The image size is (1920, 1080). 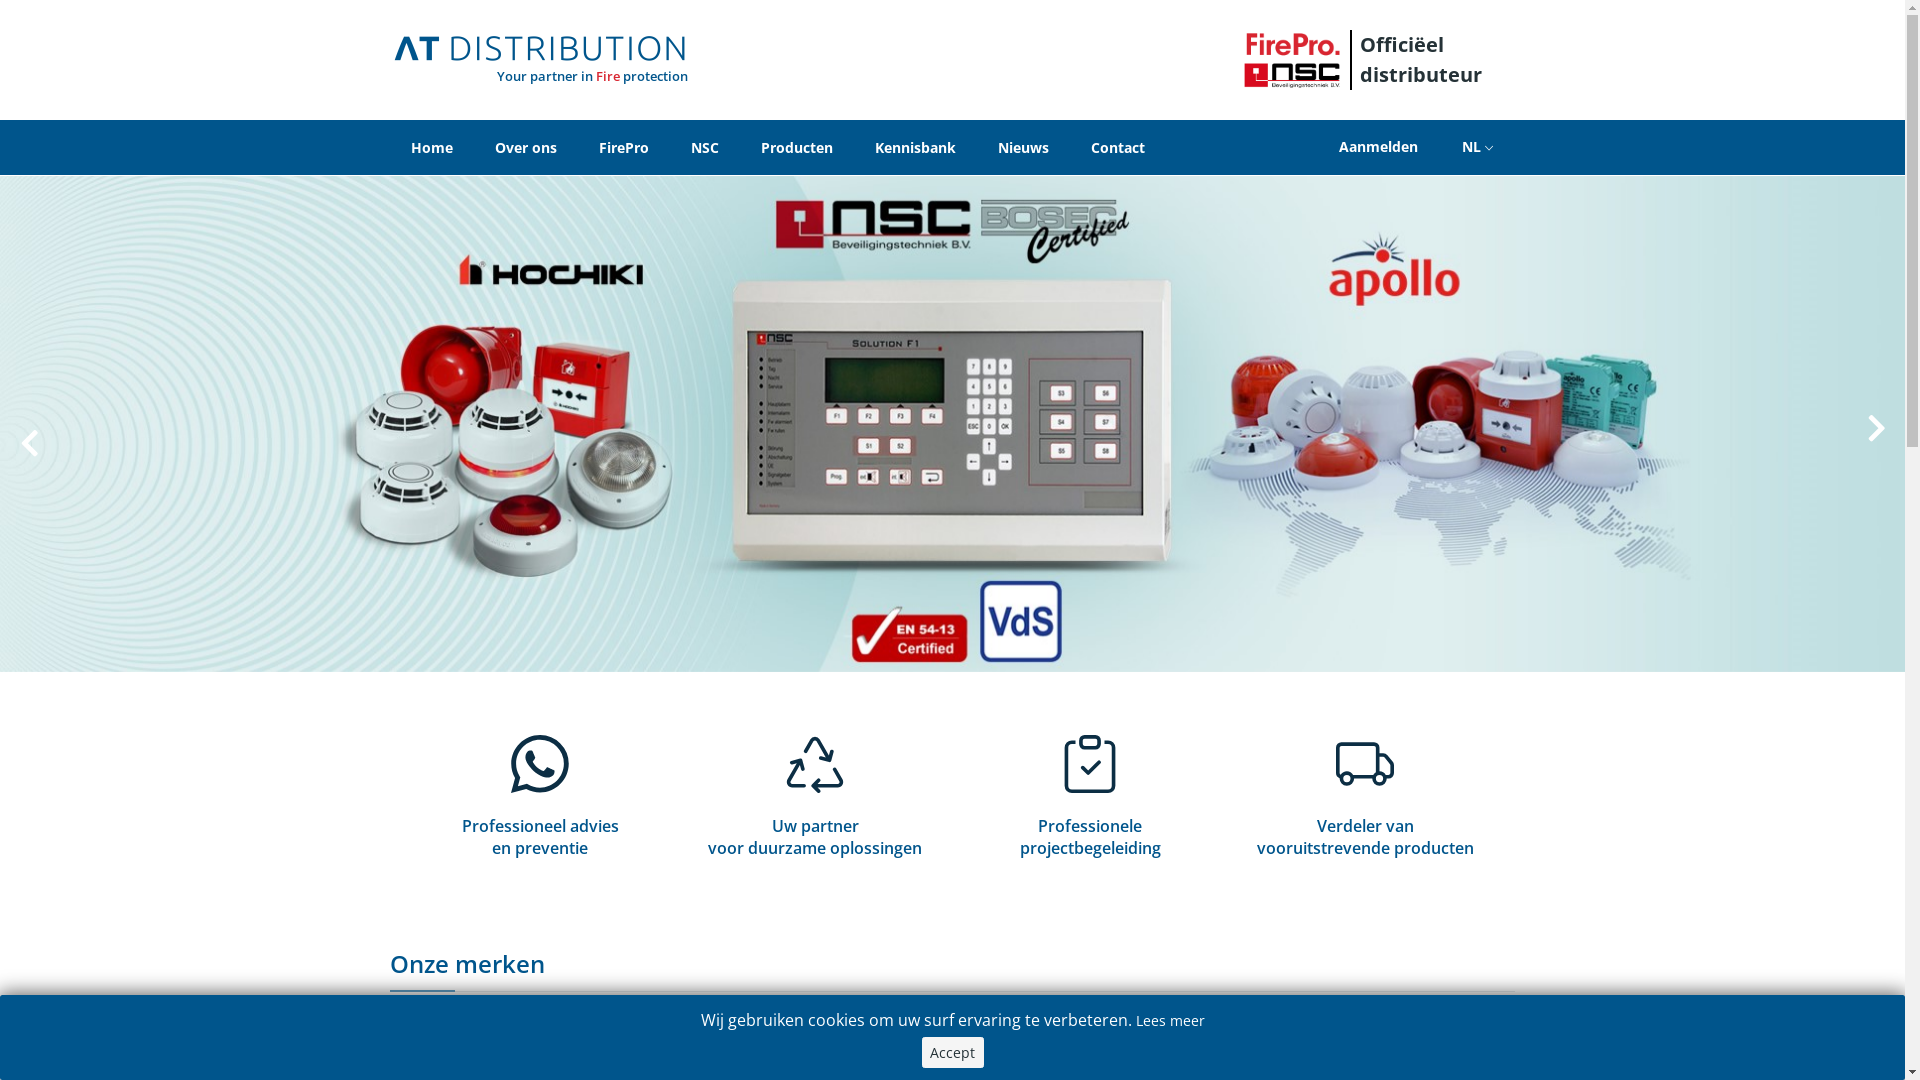 What do you see at coordinates (952, 1051) in the screenshot?
I see `'Accept'` at bounding box center [952, 1051].